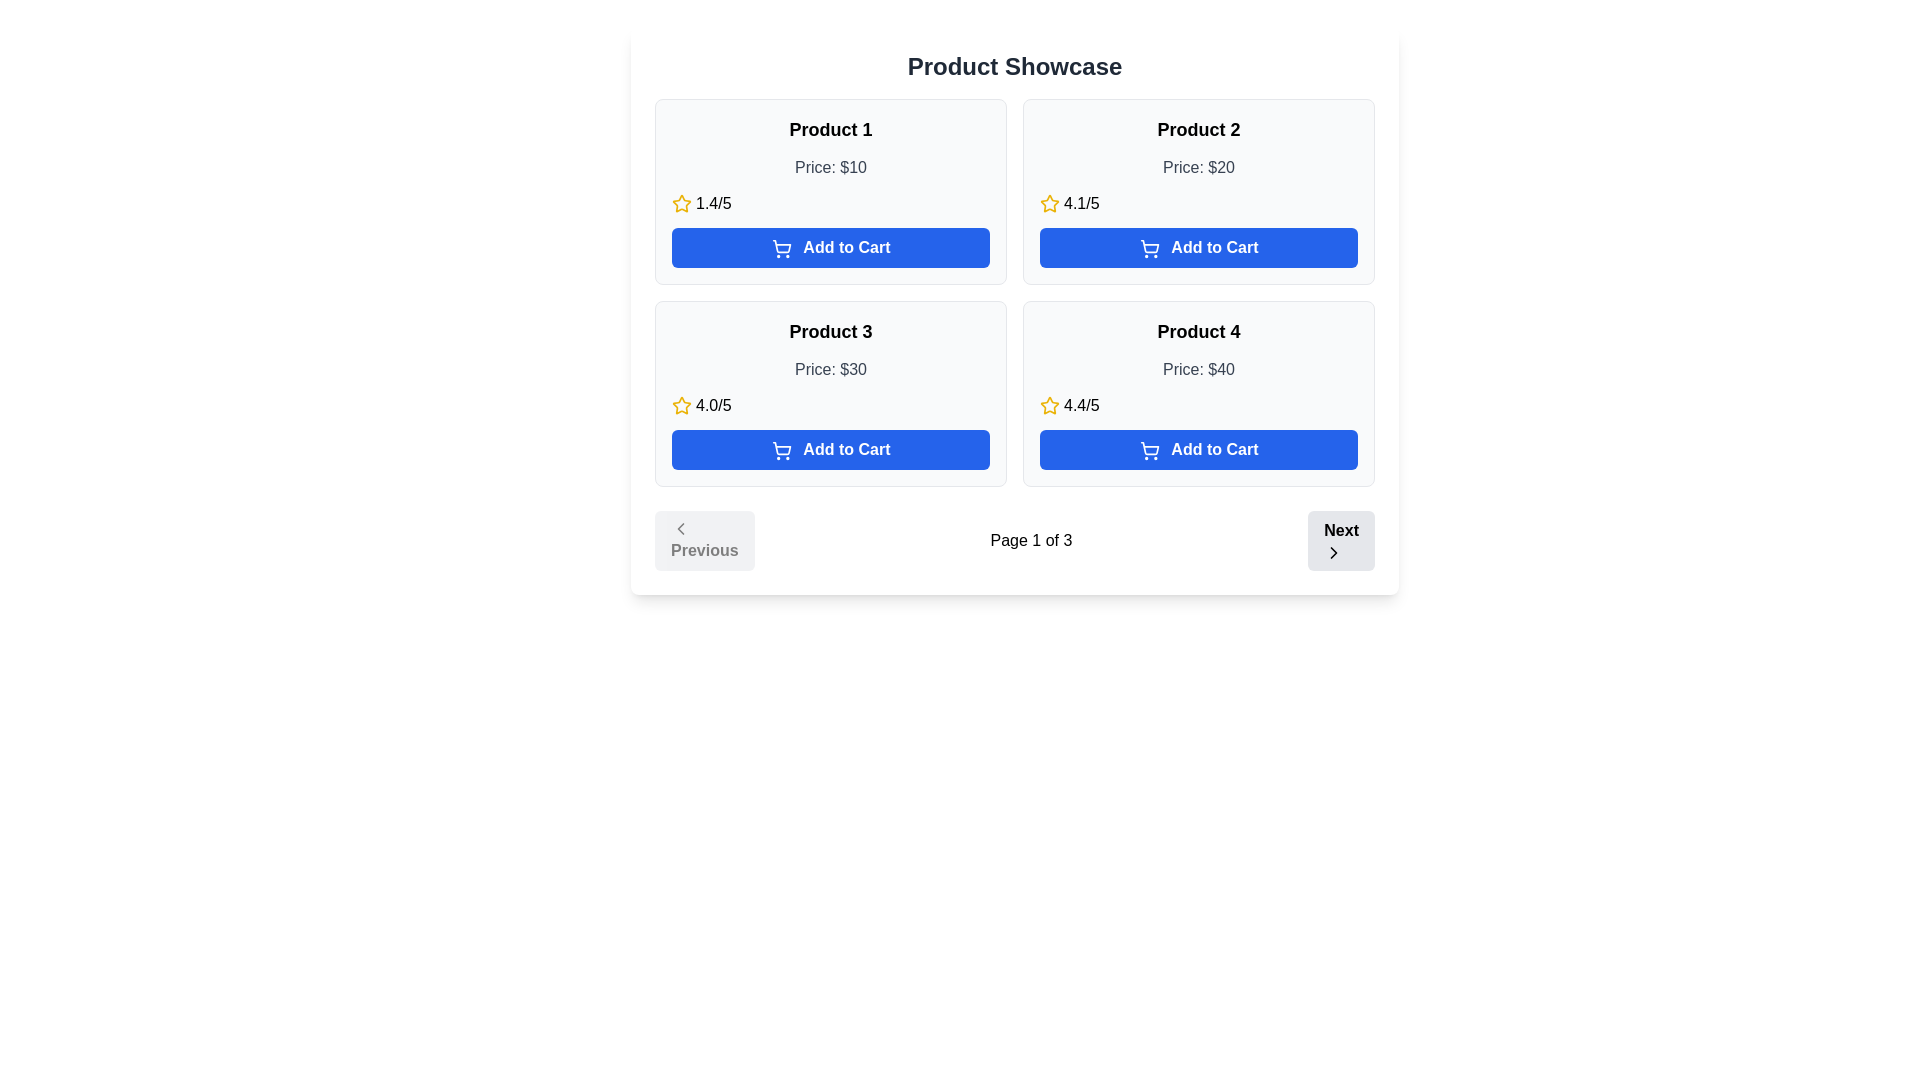 This screenshot has width=1920, height=1080. What do you see at coordinates (1334, 552) in the screenshot?
I see `the right-pointing chevron icon within the 'Next' button to trigger the hover effect` at bounding box center [1334, 552].